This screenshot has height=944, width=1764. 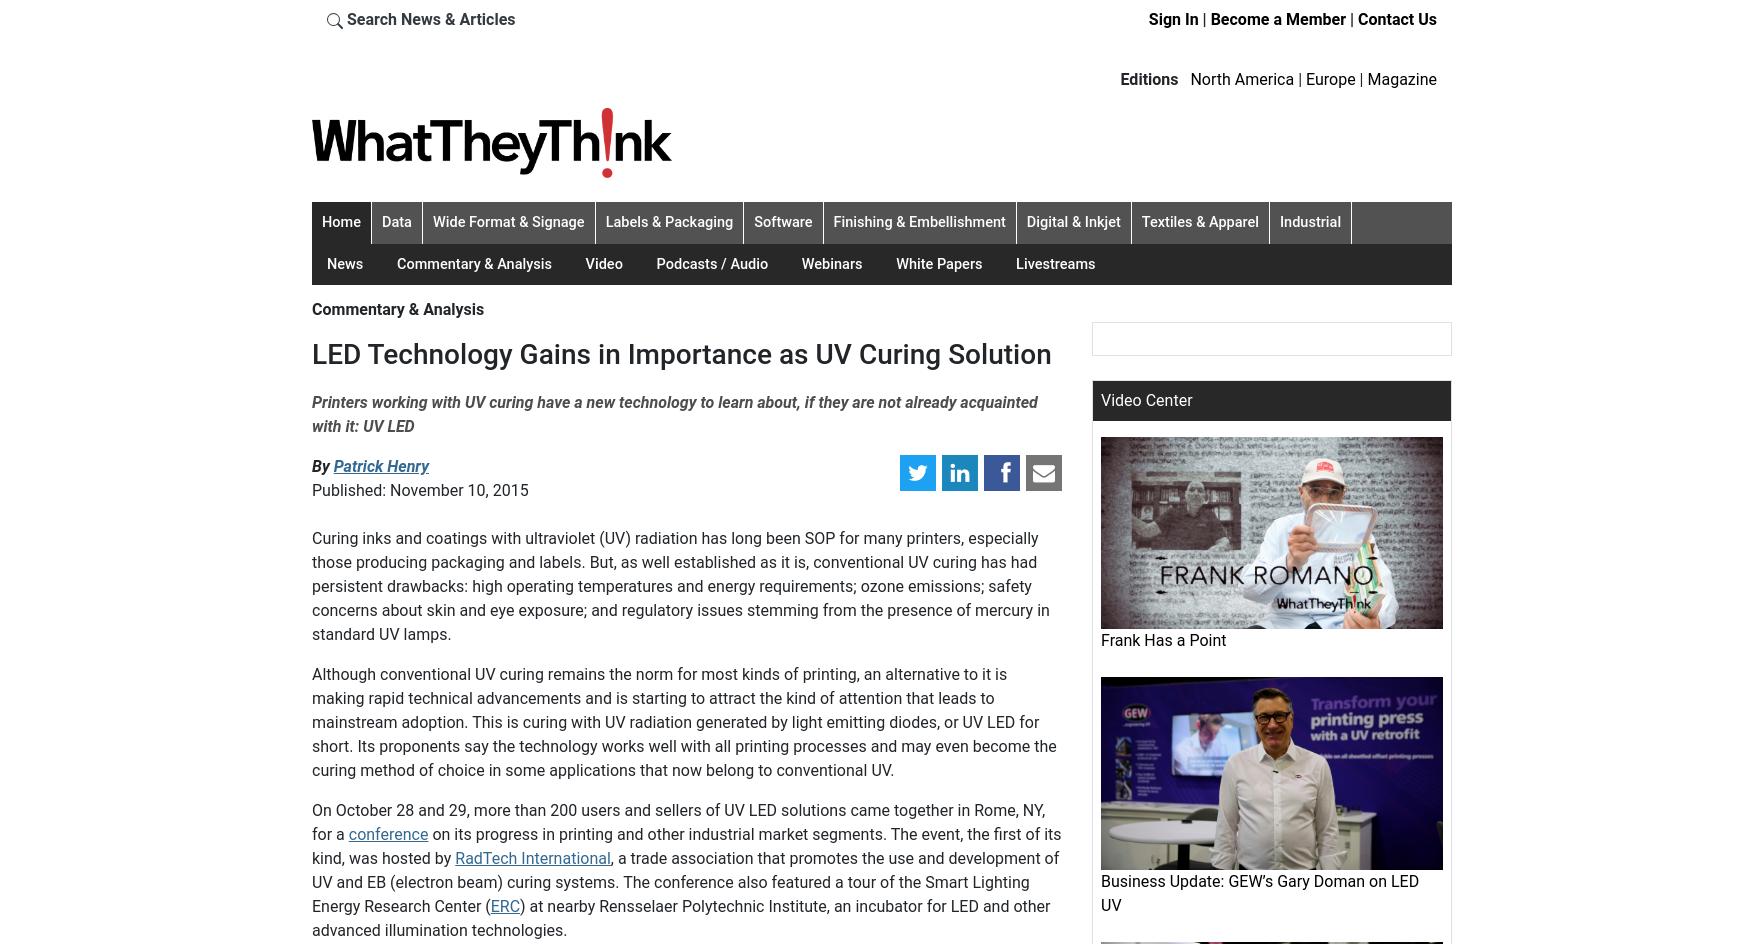 I want to click on 'Software', so click(x=783, y=220).